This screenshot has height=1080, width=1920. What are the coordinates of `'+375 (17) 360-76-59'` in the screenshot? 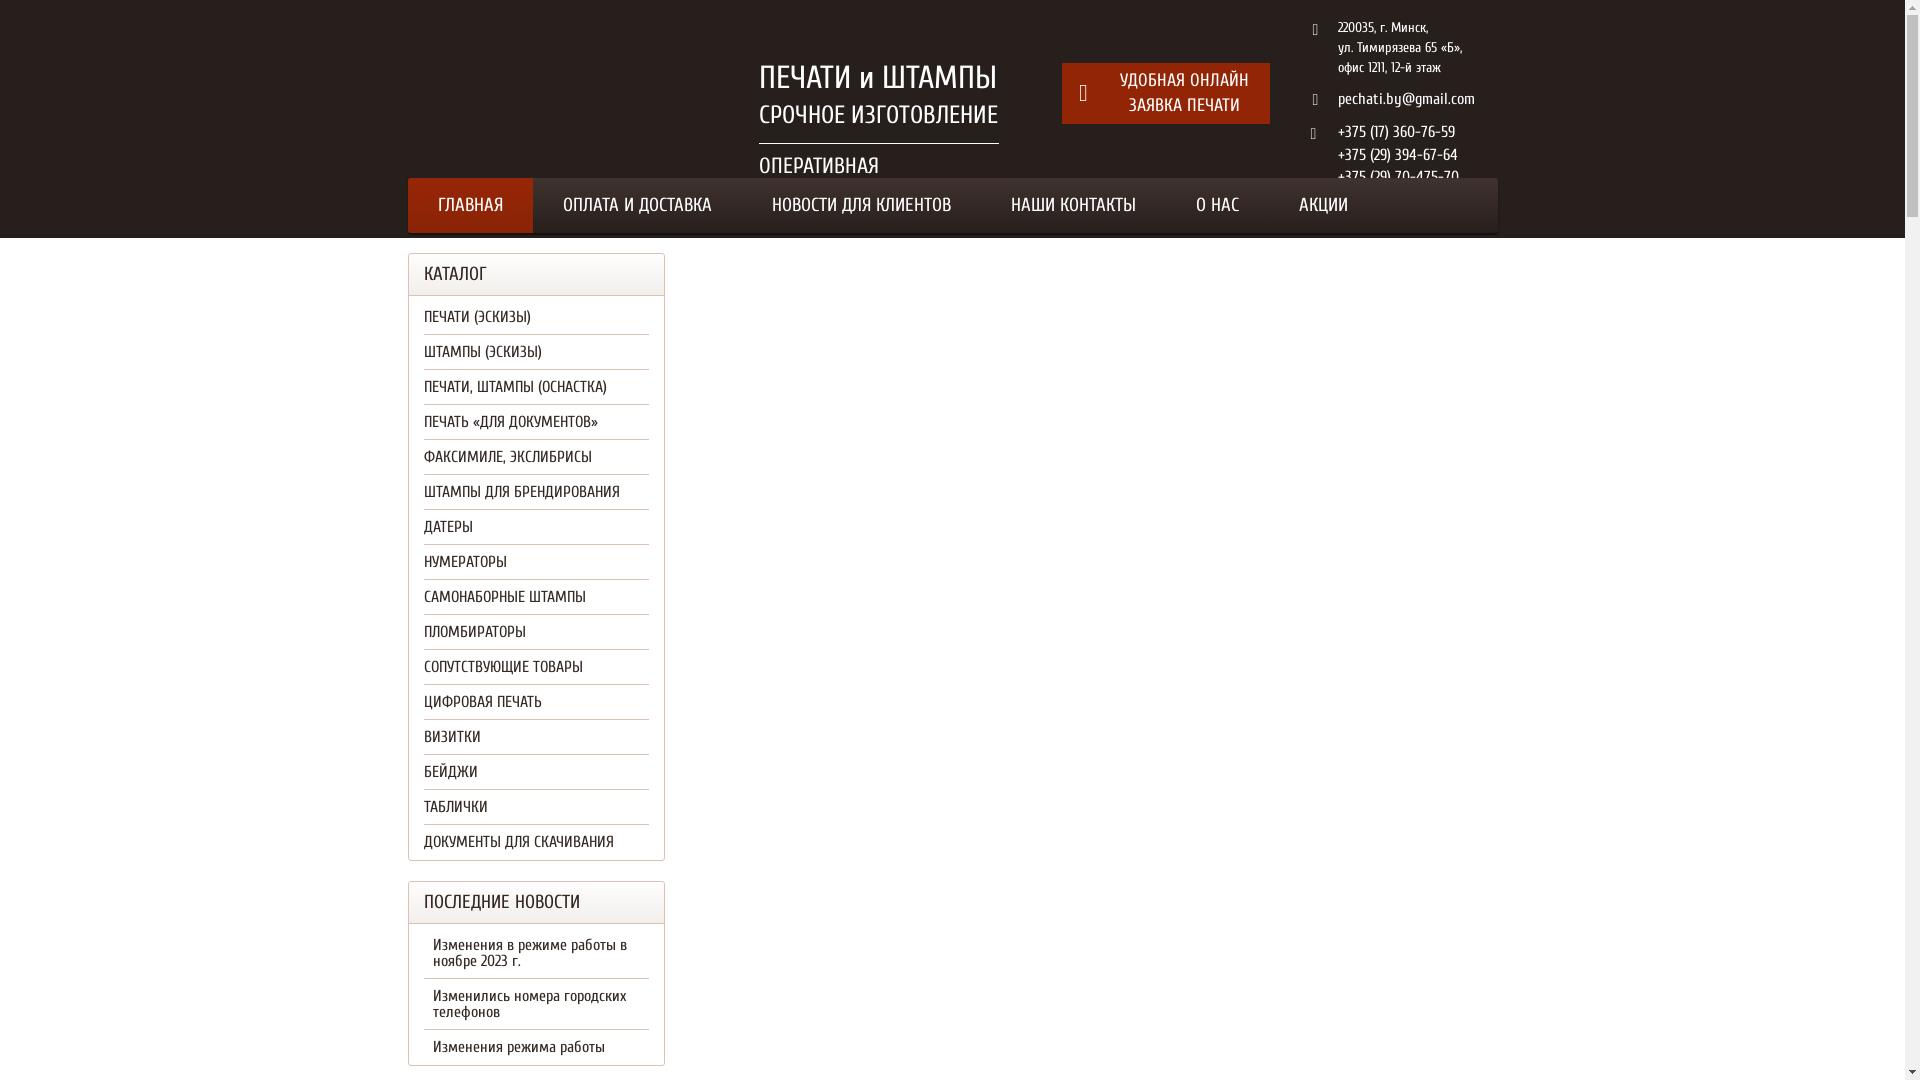 It's located at (1395, 131).